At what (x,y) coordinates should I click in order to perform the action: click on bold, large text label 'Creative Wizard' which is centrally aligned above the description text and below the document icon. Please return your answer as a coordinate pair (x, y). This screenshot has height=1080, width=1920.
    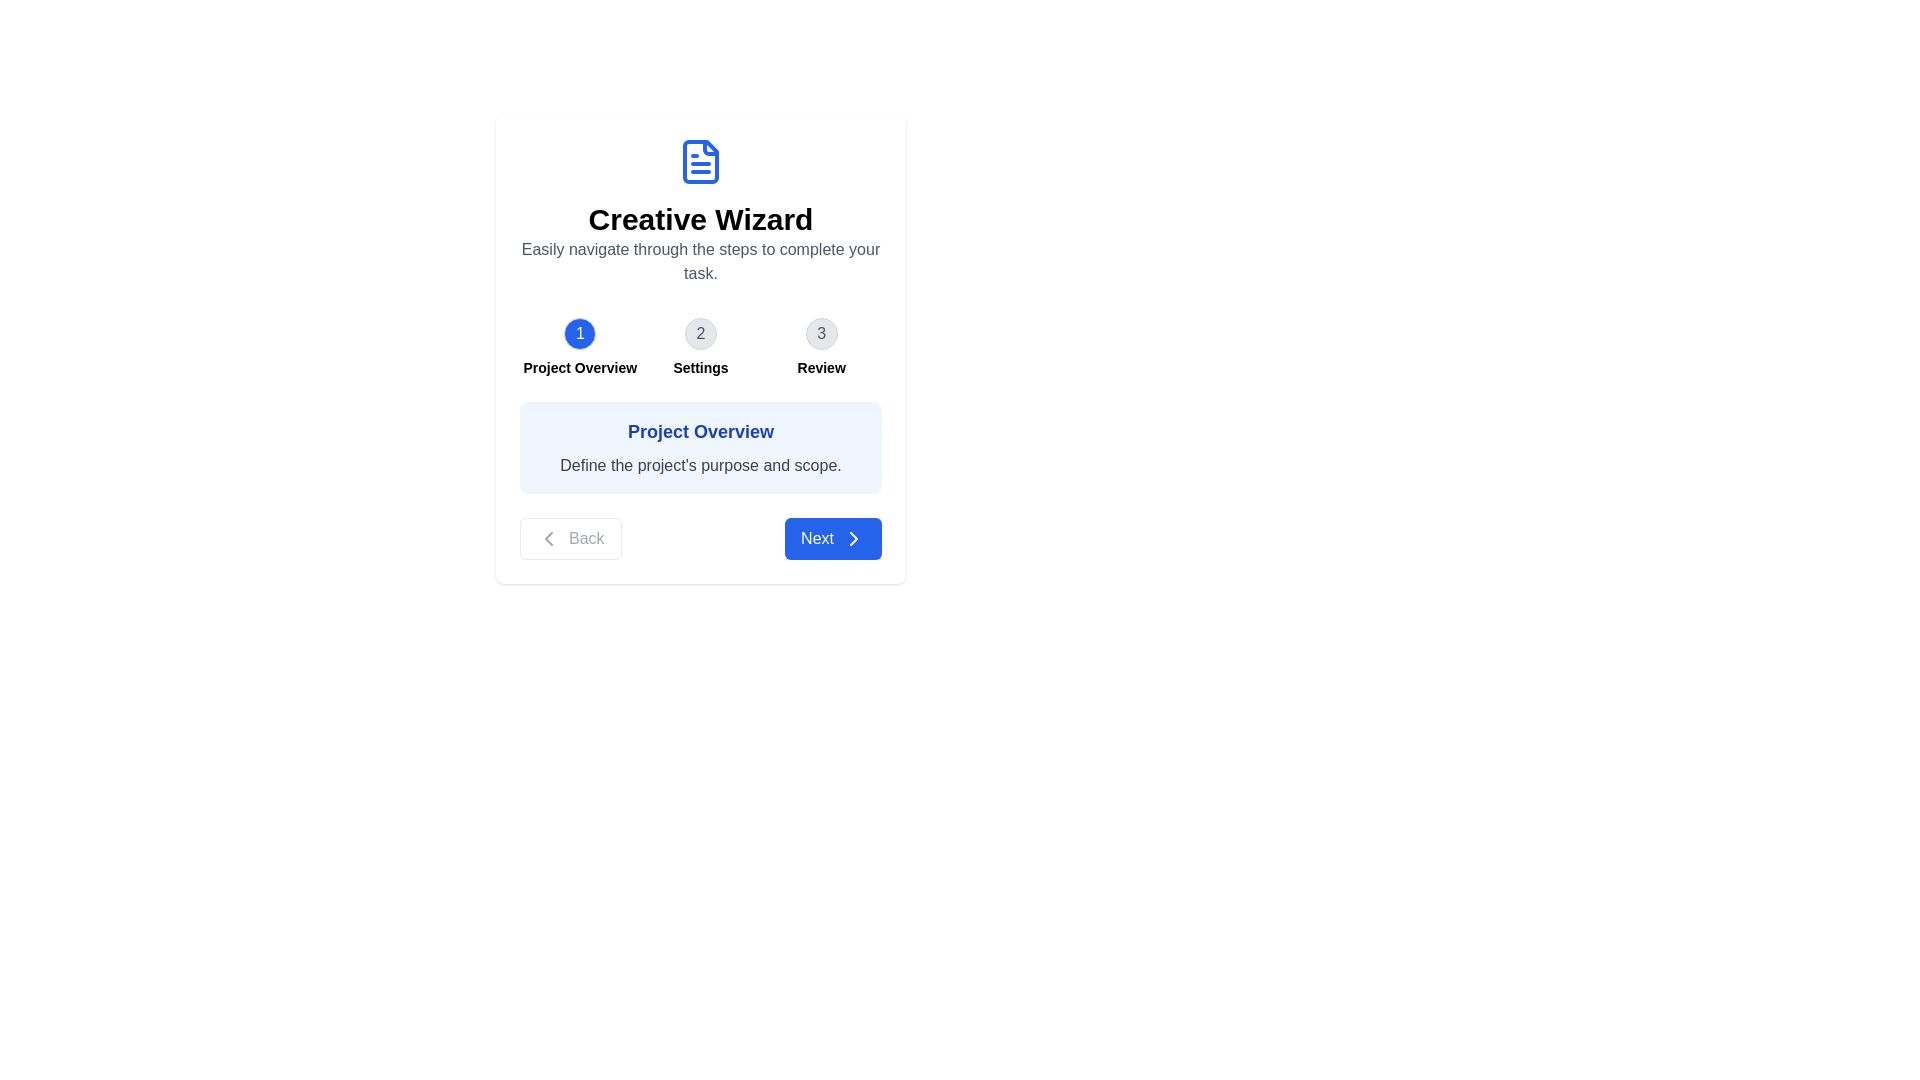
    Looking at the image, I should click on (700, 219).